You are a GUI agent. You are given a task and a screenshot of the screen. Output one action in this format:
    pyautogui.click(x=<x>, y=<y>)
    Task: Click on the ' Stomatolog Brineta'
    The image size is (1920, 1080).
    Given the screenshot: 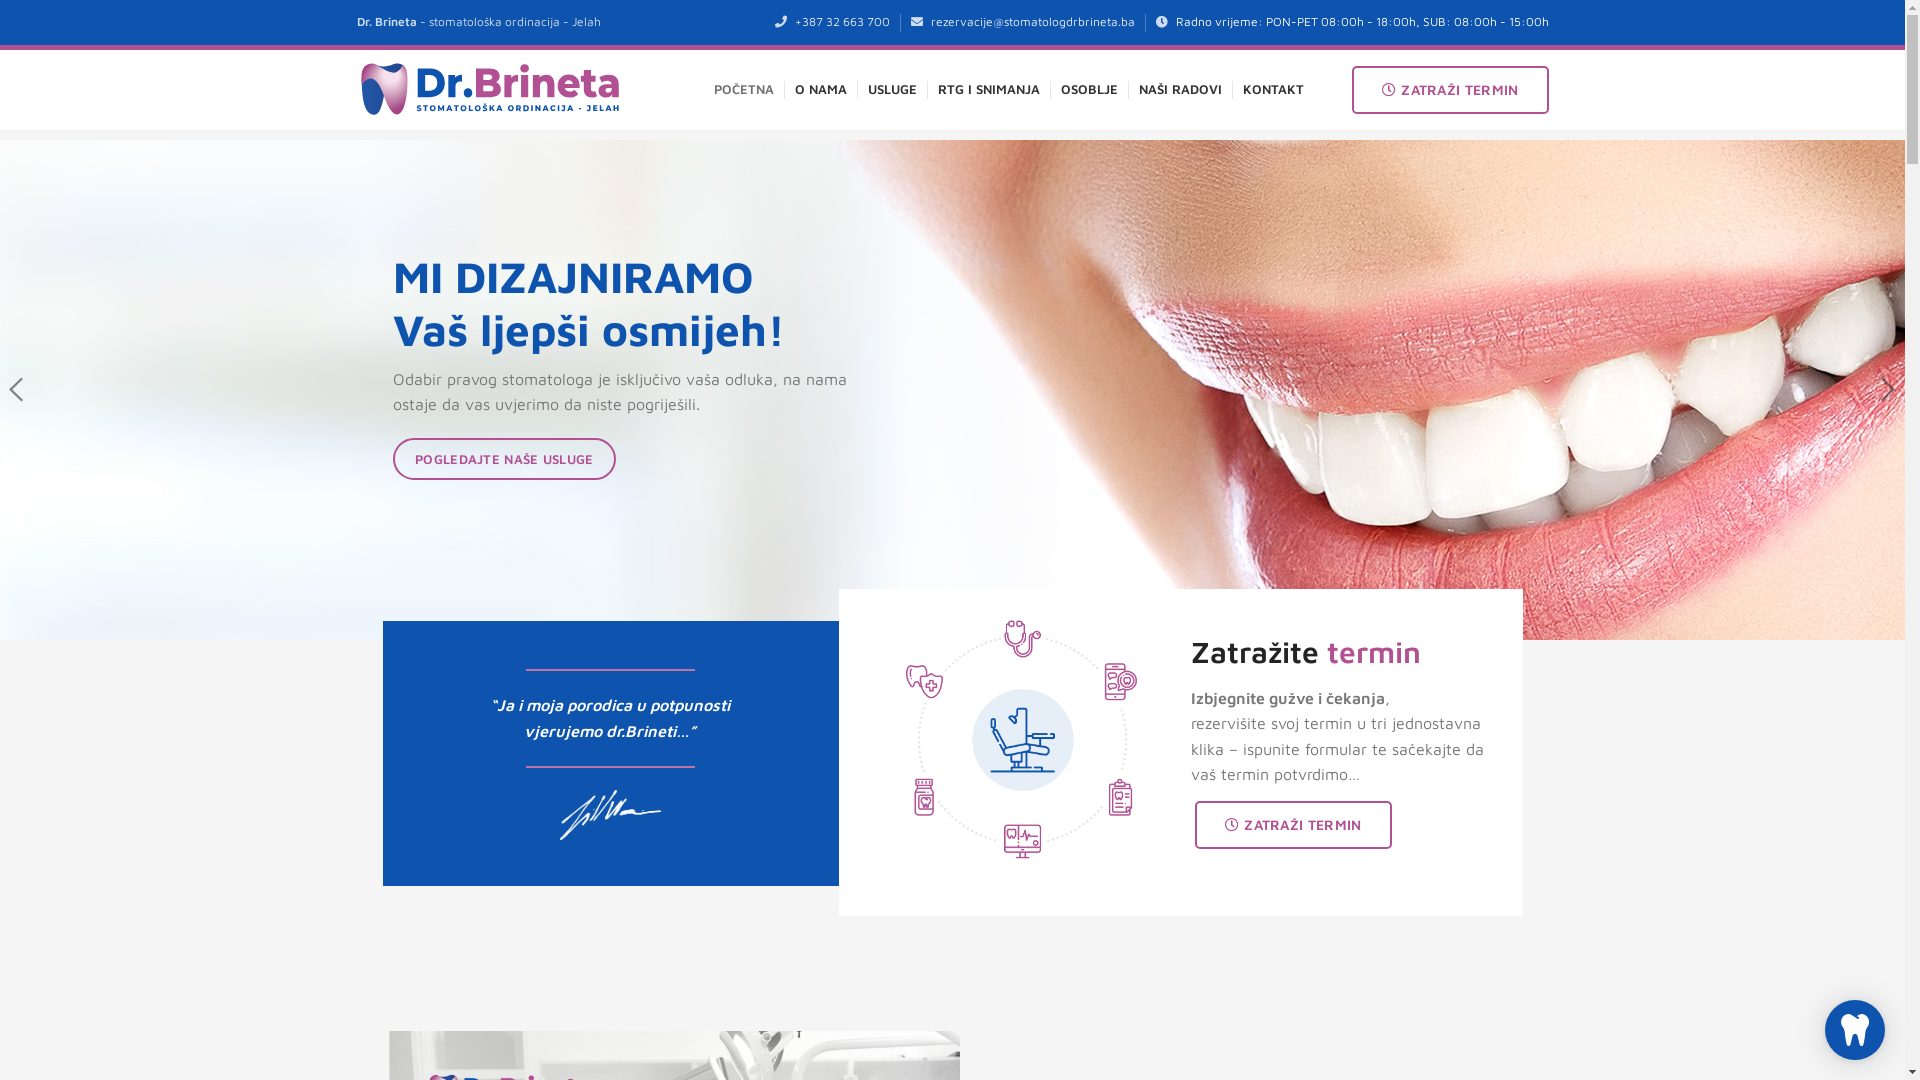 What is the action you would take?
    pyautogui.click(x=547, y=1001)
    